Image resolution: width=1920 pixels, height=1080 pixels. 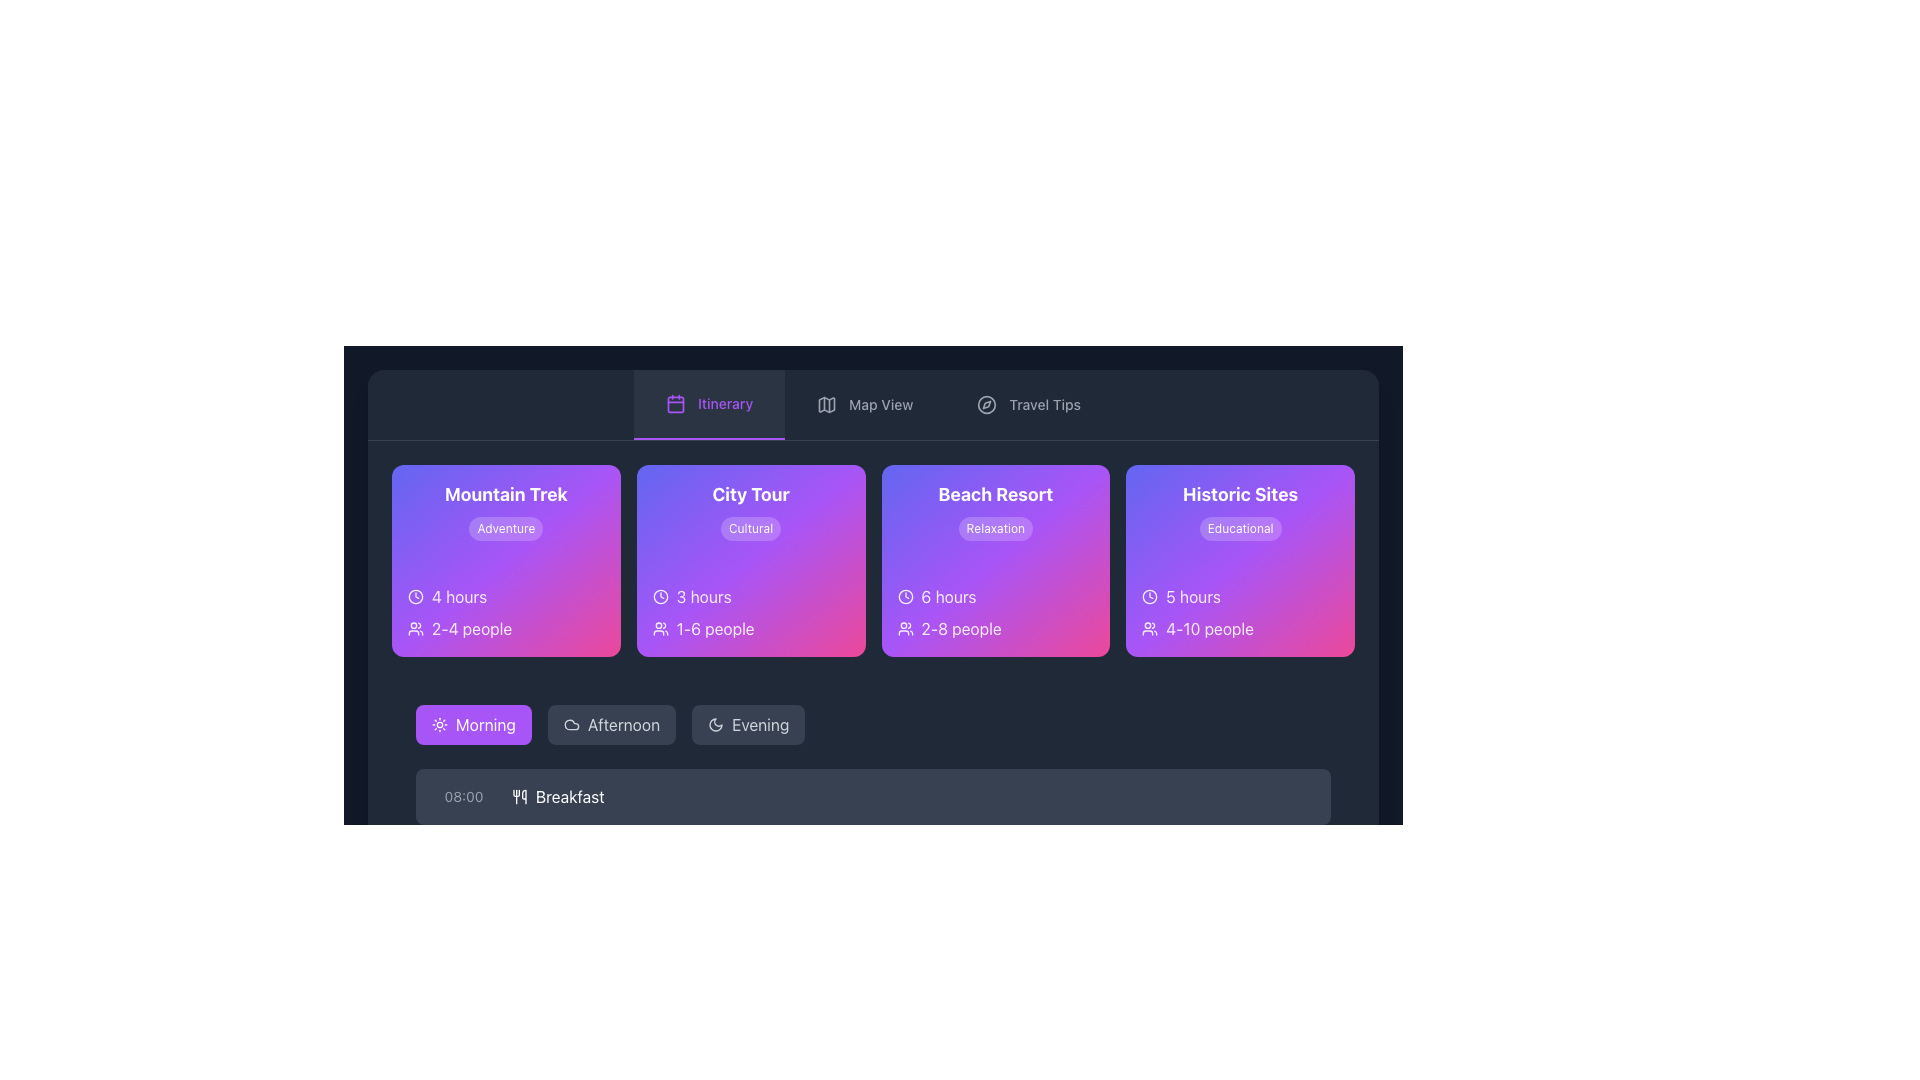 What do you see at coordinates (415, 627) in the screenshot?
I see `the group of people icon with a minimalist design, located to the left of the '2-4 people' text and below the '4 hours' text in the 'Mountain Trek' card` at bounding box center [415, 627].